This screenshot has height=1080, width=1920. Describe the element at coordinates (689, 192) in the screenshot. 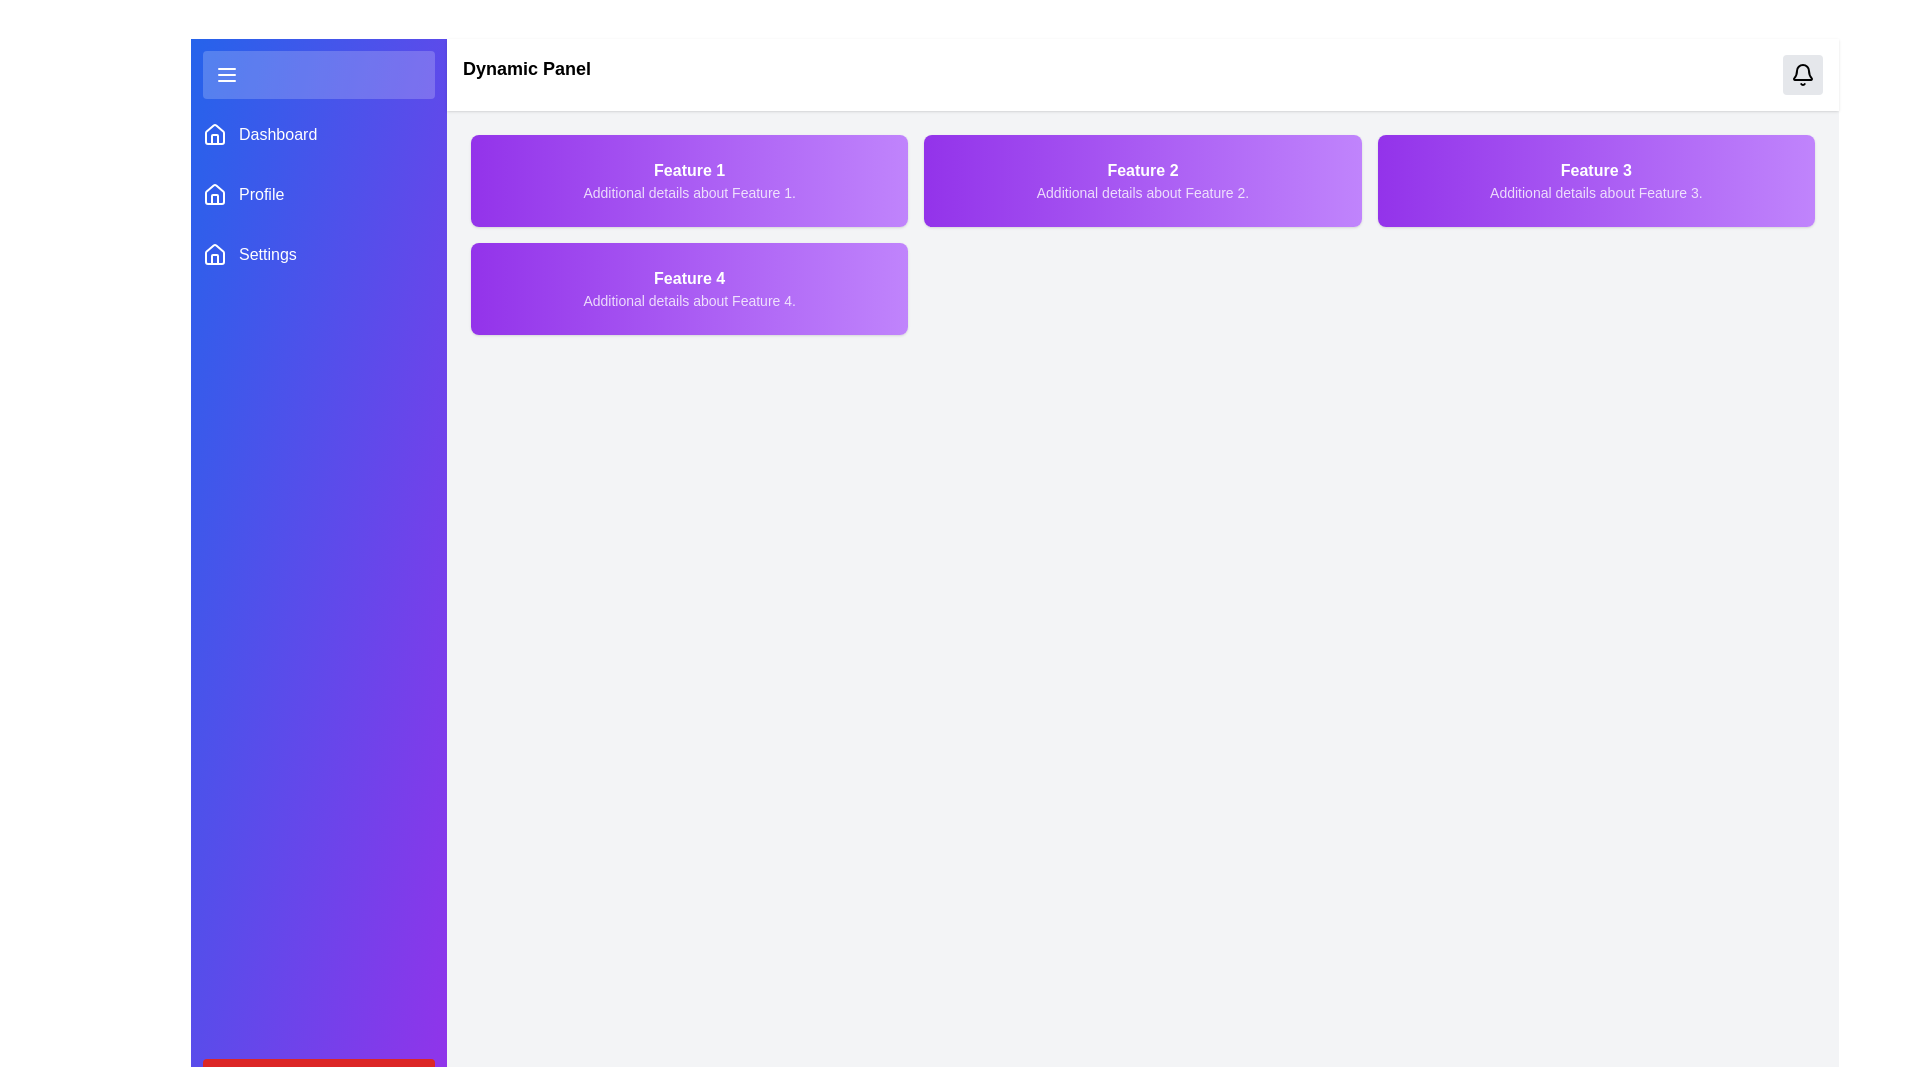

I see `the static text label that provides additional descriptive information related to 'Feature 1', positioned directly below the header within the feature card in the top-left area of the grid layout` at that location.